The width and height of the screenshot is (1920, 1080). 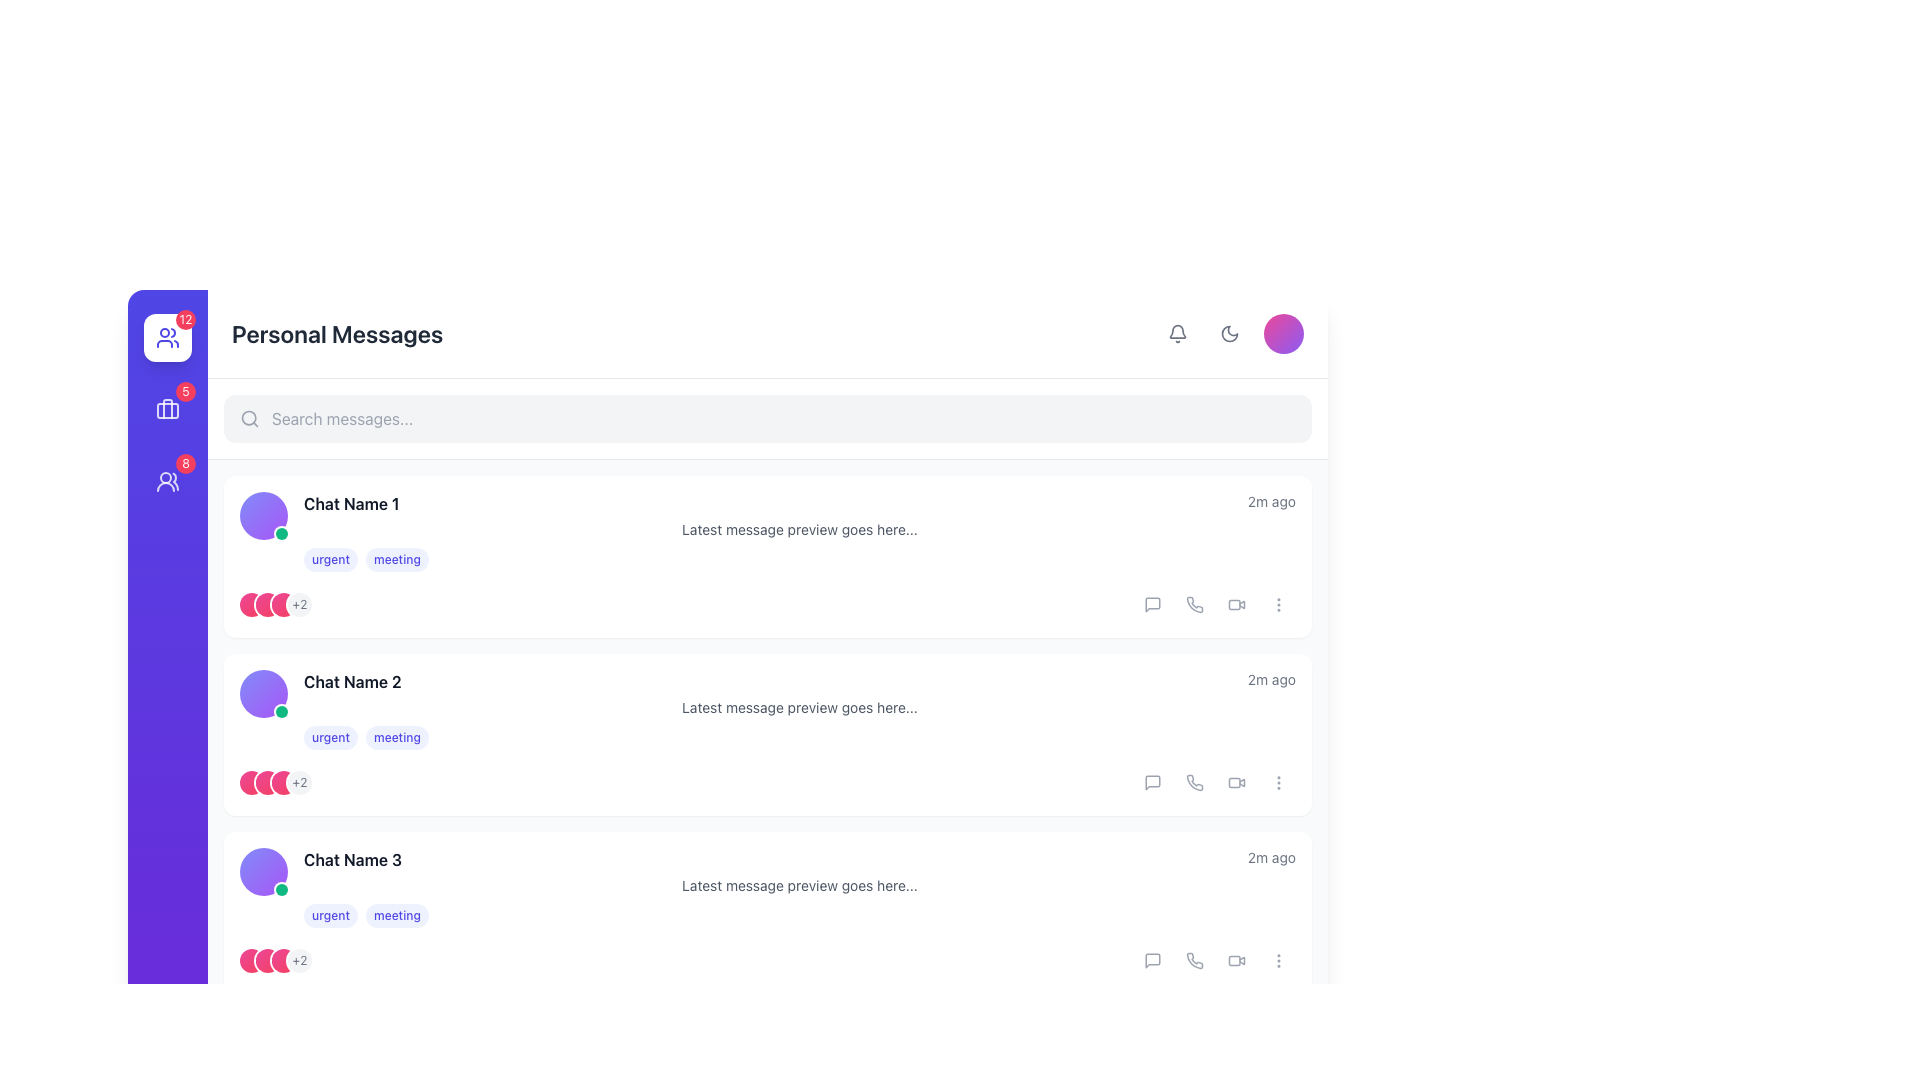 I want to click on the Informational badge, which is the fourth circular icon in a series, located below 'Chat Name 1' and next to the tags 'urgent' and 'meeting', so click(x=298, y=604).